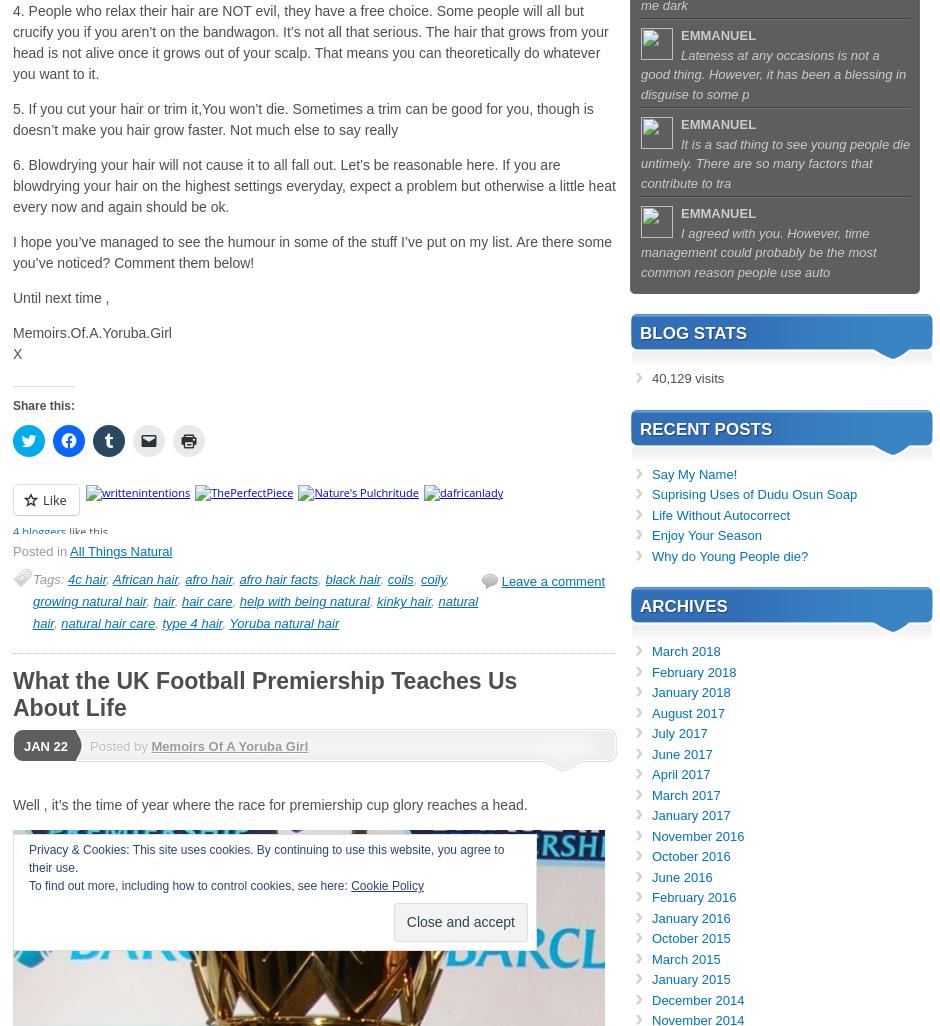  Describe the element at coordinates (89, 745) in the screenshot. I see `'Posted by'` at that location.